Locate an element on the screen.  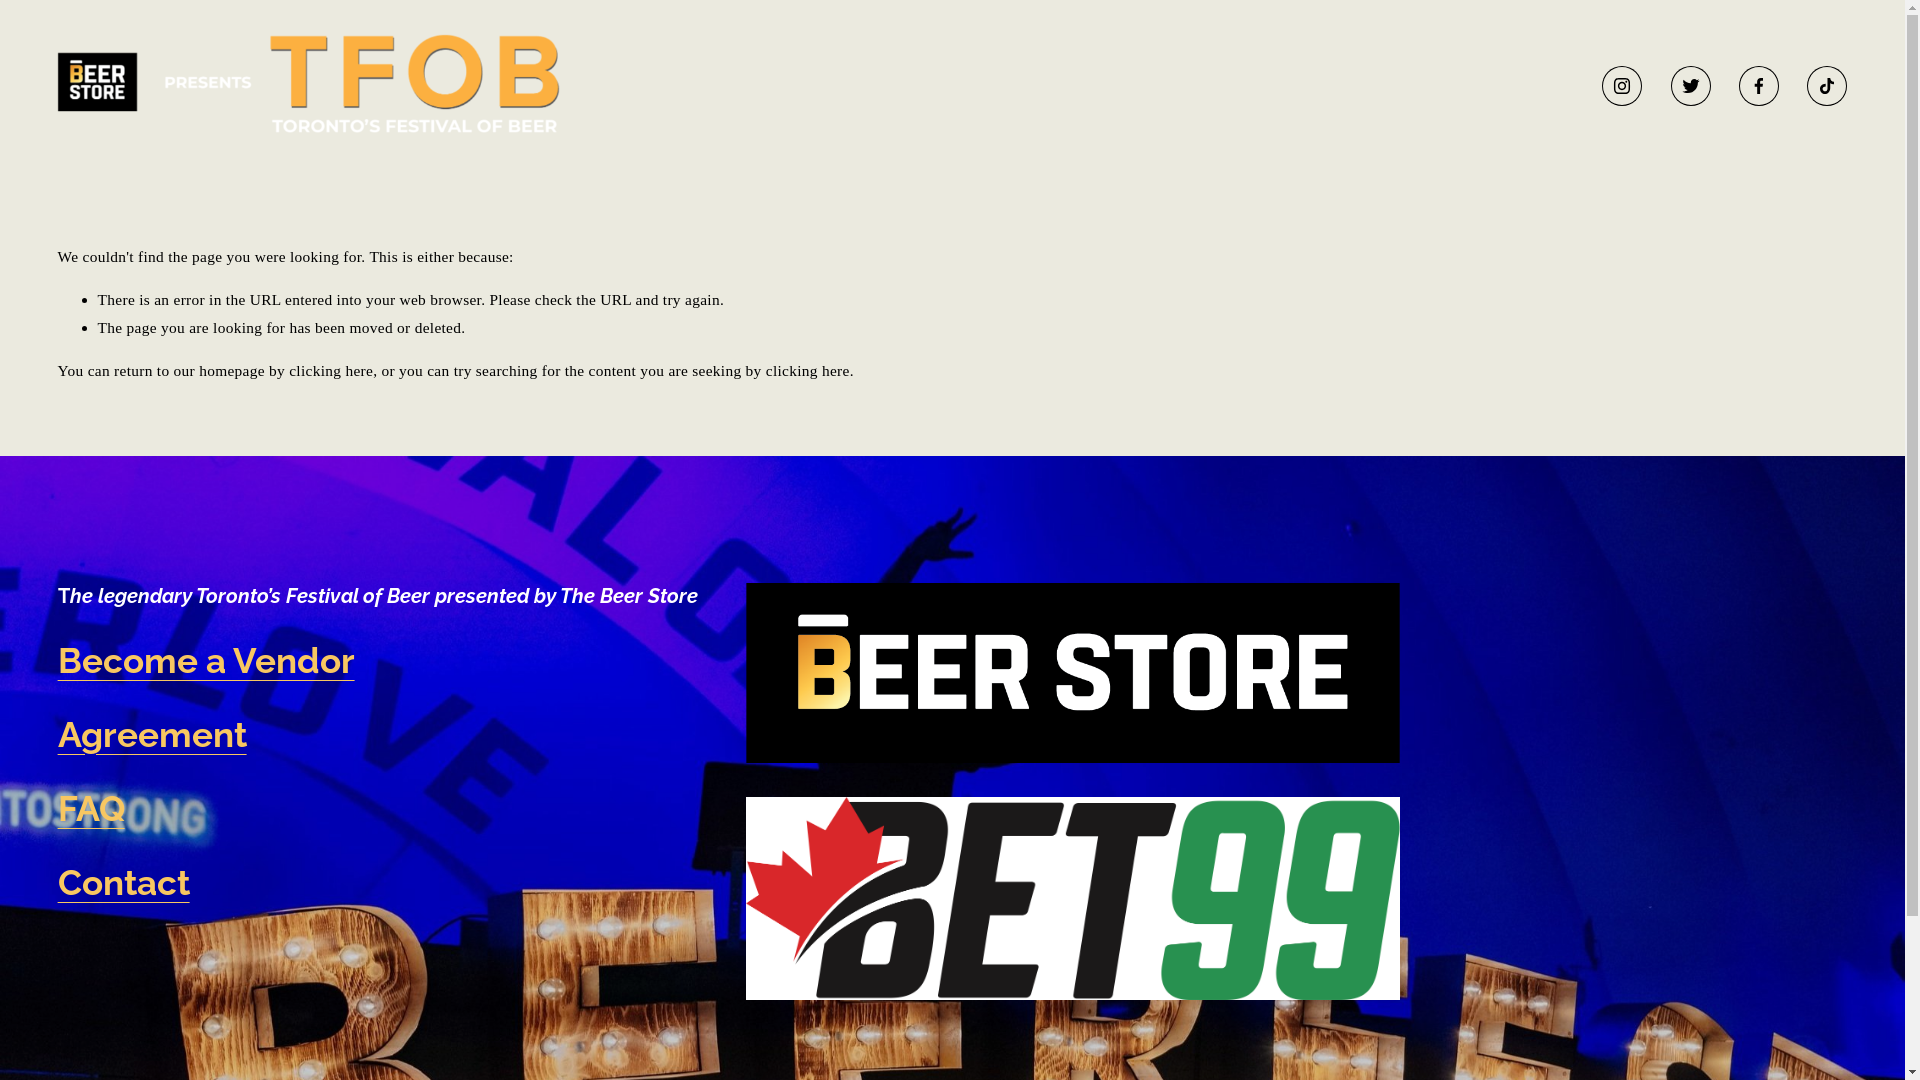
'Become a Vendor' is located at coordinates (206, 660).